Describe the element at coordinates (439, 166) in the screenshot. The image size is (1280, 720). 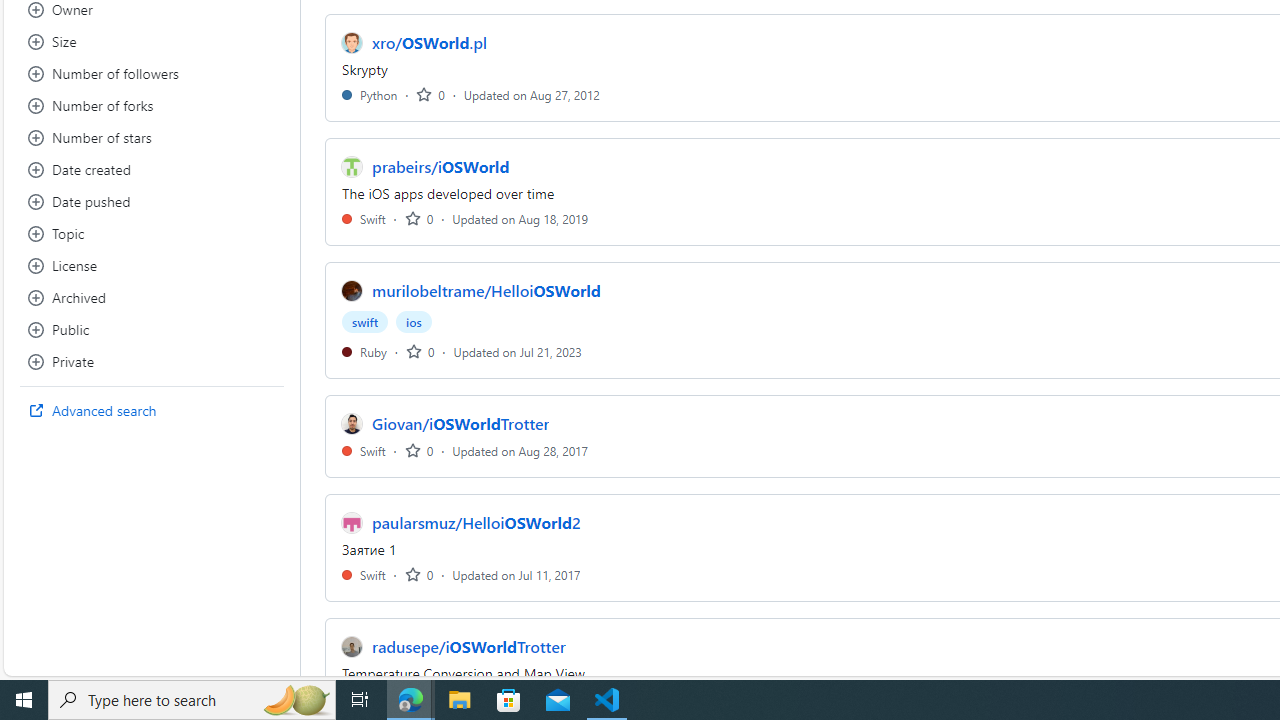
I see `'prabeirs/iOSWorld'` at that location.